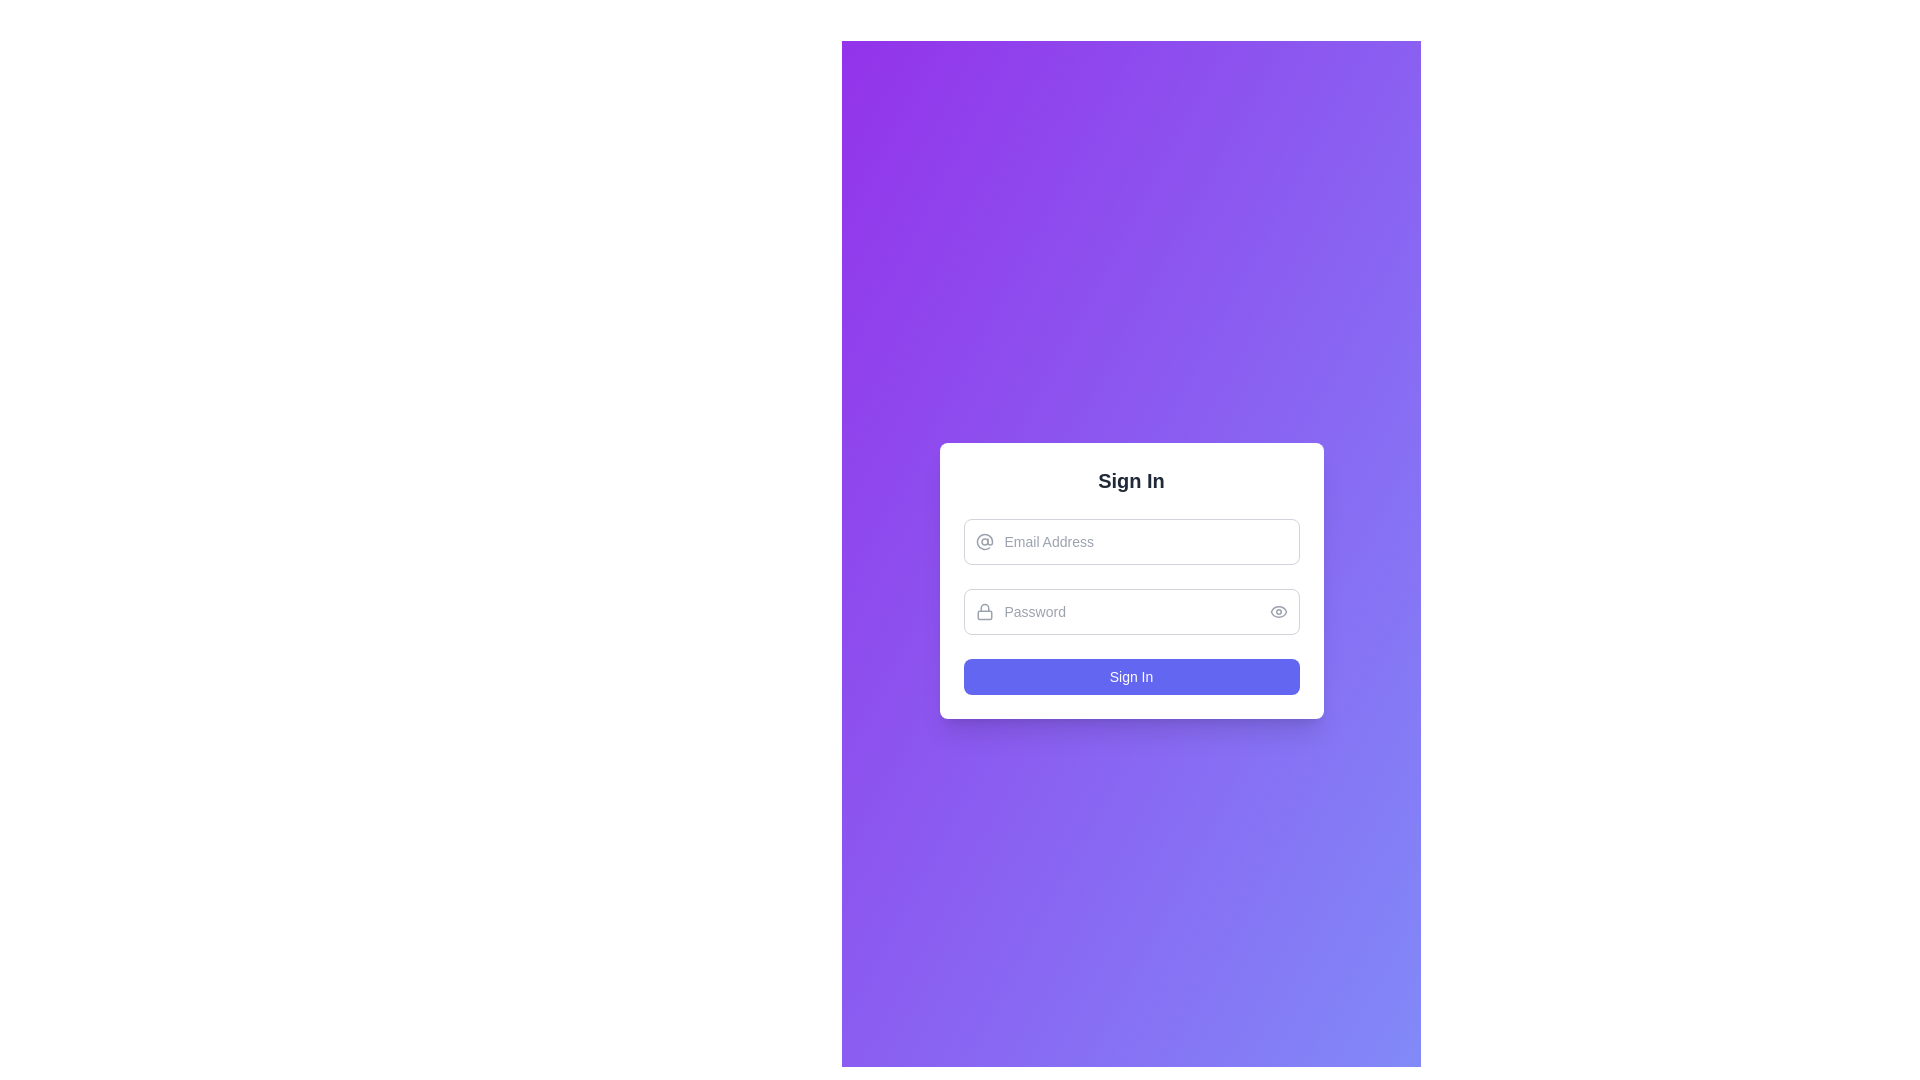 Image resolution: width=1920 pixels, height=1080 pixels. What do you see at coordinates (984, 542) in the screenshot?
I see `the decorative SVG icon located to the immediate left of the 'Email Address' input field, which visually indicates the purpose of the input field` at bounding box center [984, 542].